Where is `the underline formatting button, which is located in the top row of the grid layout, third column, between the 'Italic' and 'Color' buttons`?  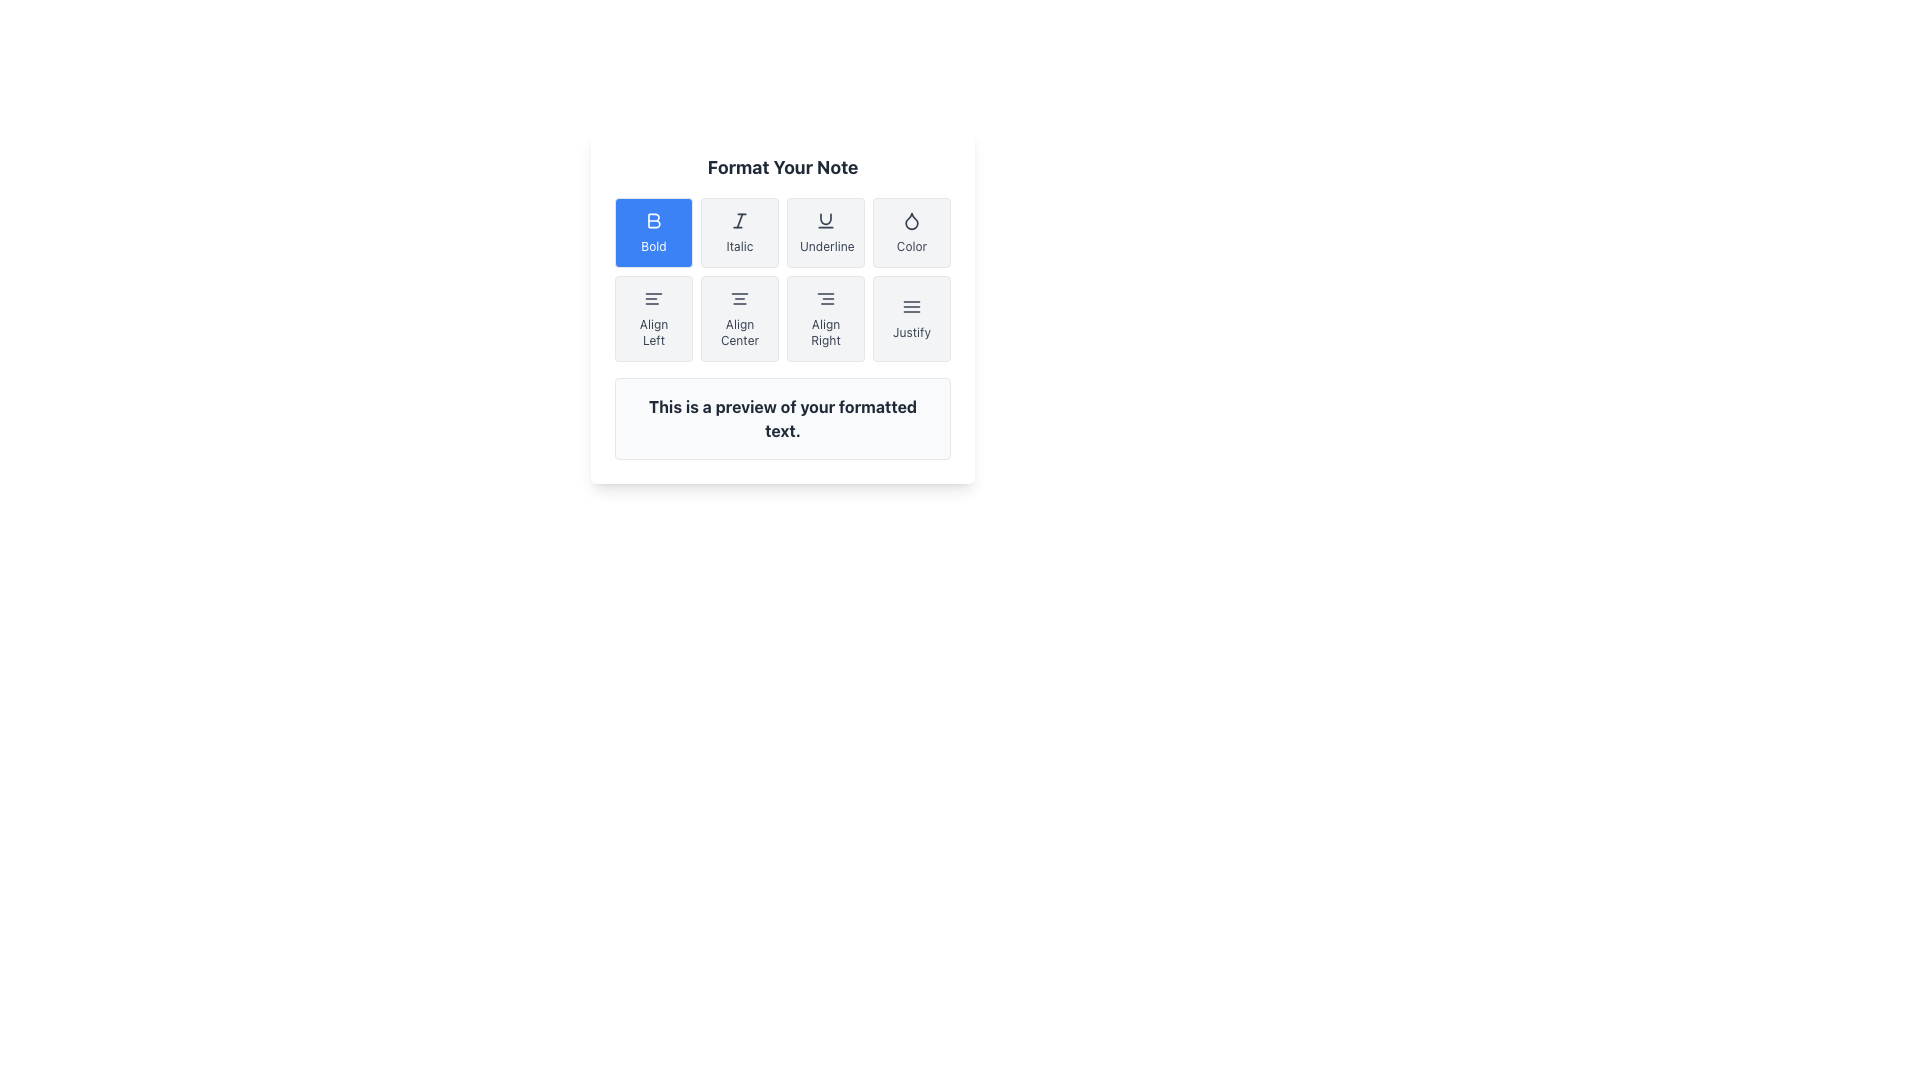
the underline formatting button, which is located in the top row of the grid layout, third column, between the 'Italic' and 'Color' buttons is located at coordinates (825, 231).